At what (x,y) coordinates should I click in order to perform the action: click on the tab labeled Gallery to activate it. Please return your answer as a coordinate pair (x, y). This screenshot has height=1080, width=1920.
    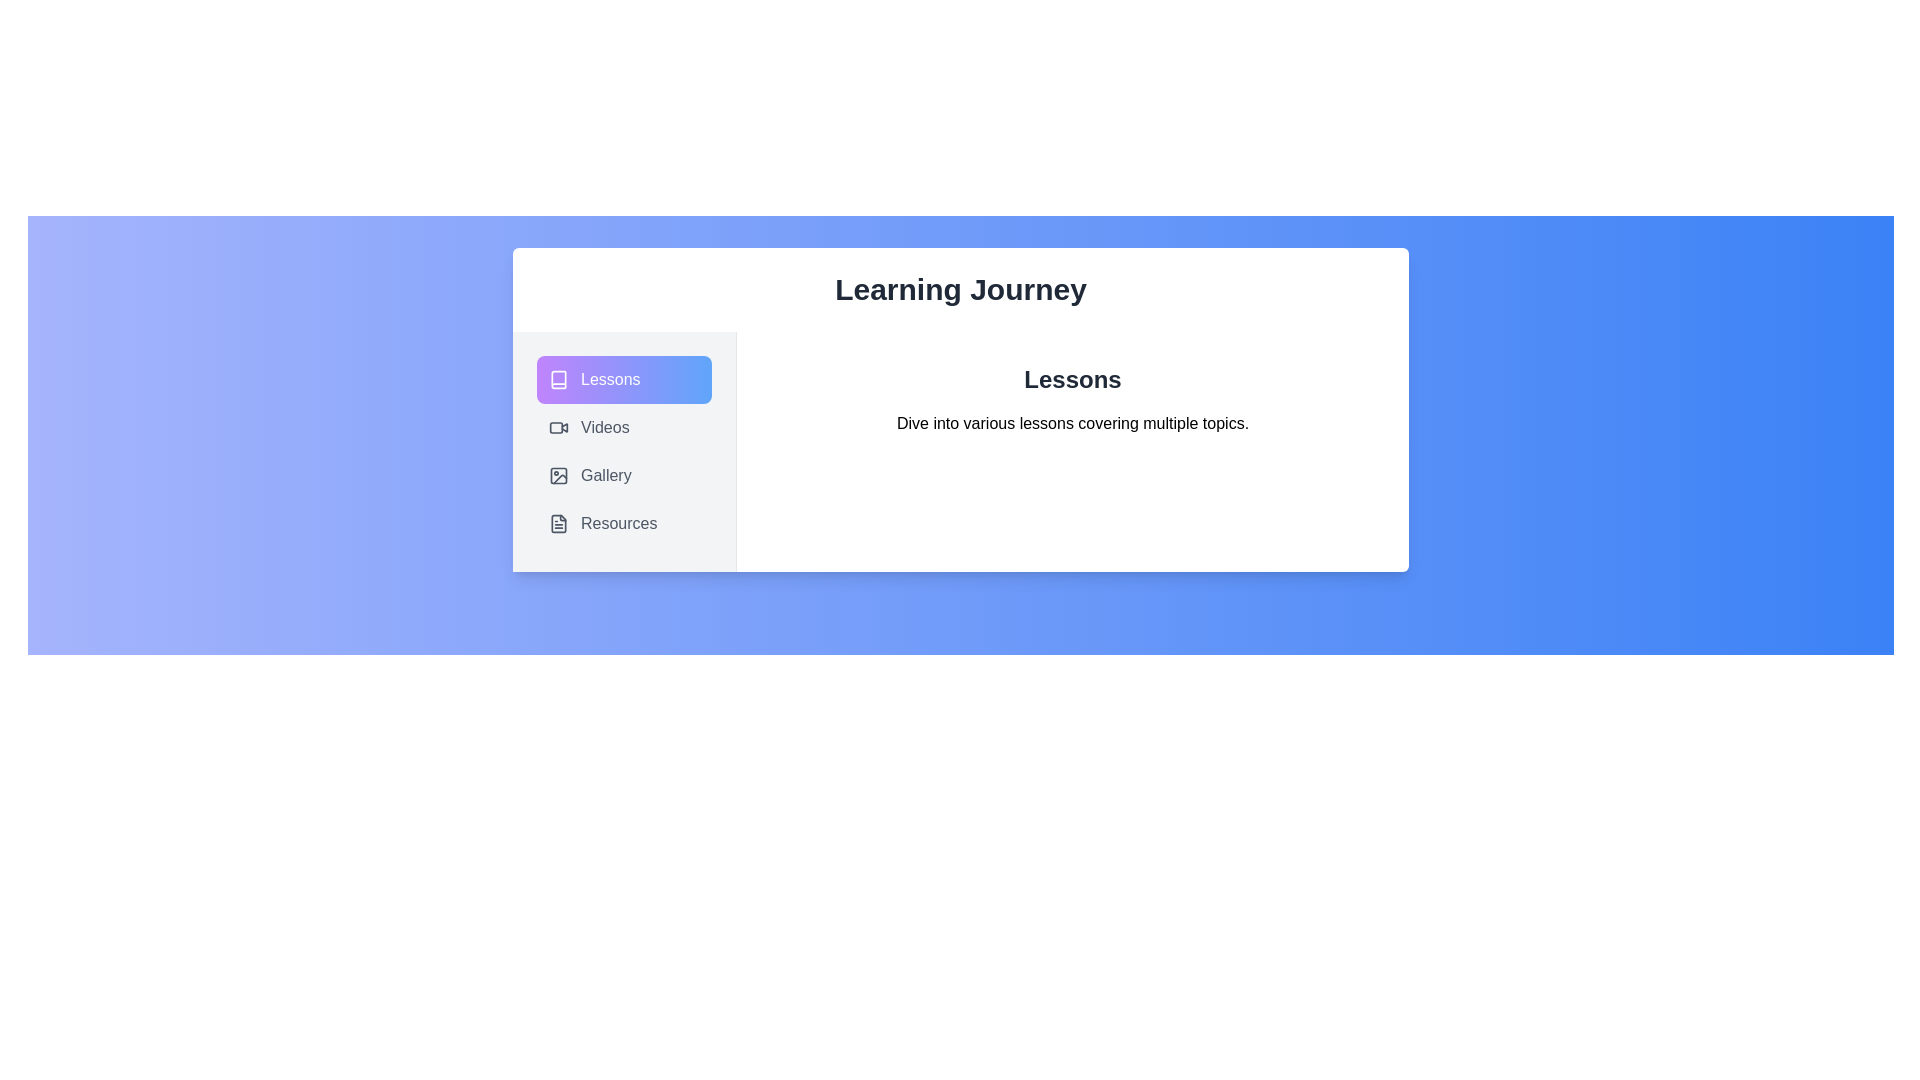
    Looking at the image, I should click on (623, 475).